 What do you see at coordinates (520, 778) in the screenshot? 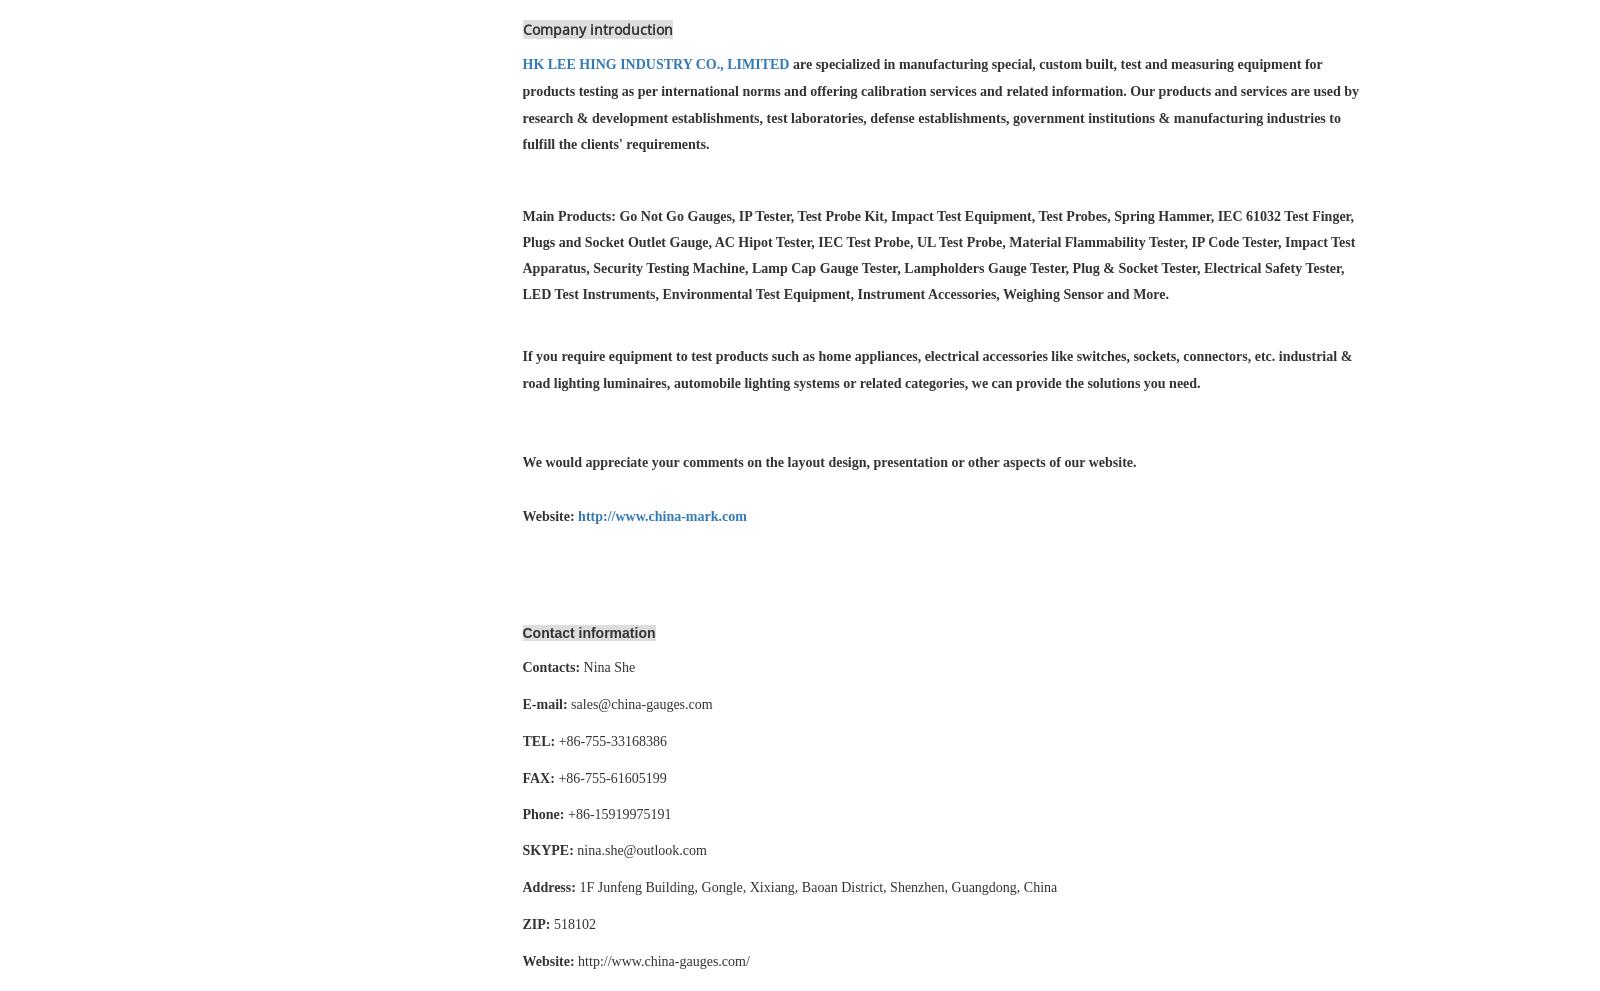
I see `'FAX:'` at bounding box center [520, 778].